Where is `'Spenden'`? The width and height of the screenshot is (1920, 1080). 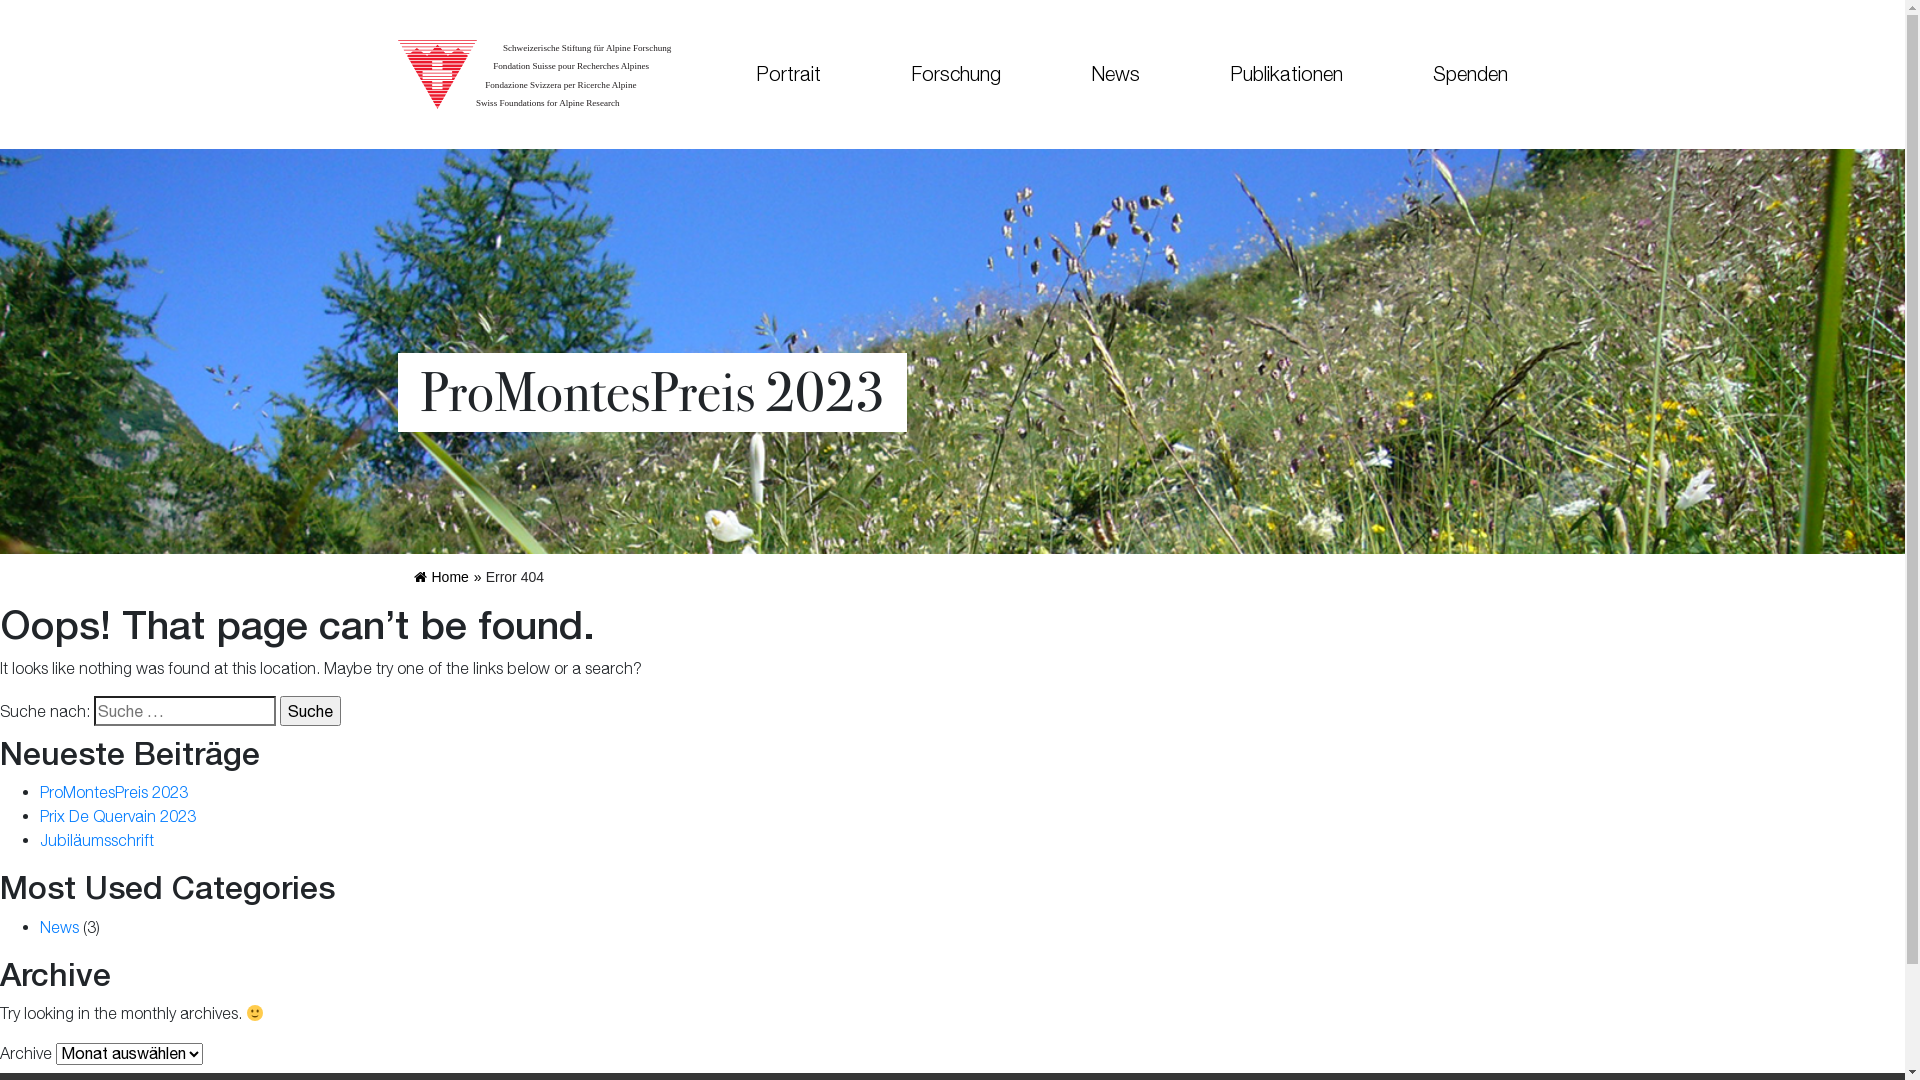
'Spenden' is located at coordinates (1448, 72).